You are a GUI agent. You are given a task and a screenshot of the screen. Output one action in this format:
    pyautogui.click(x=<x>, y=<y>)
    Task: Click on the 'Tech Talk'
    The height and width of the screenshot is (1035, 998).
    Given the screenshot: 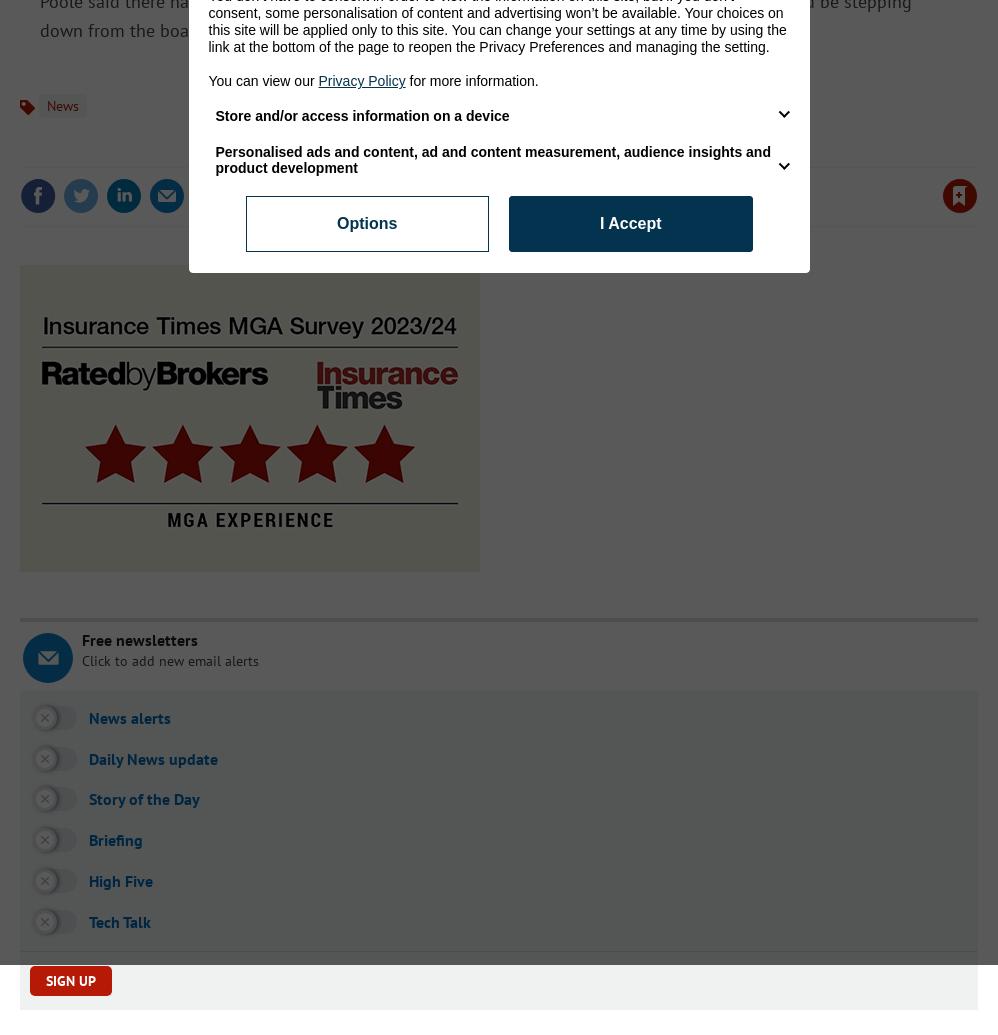 What is the action you would take?
    pyautogui.click(x=88, y=920)
    